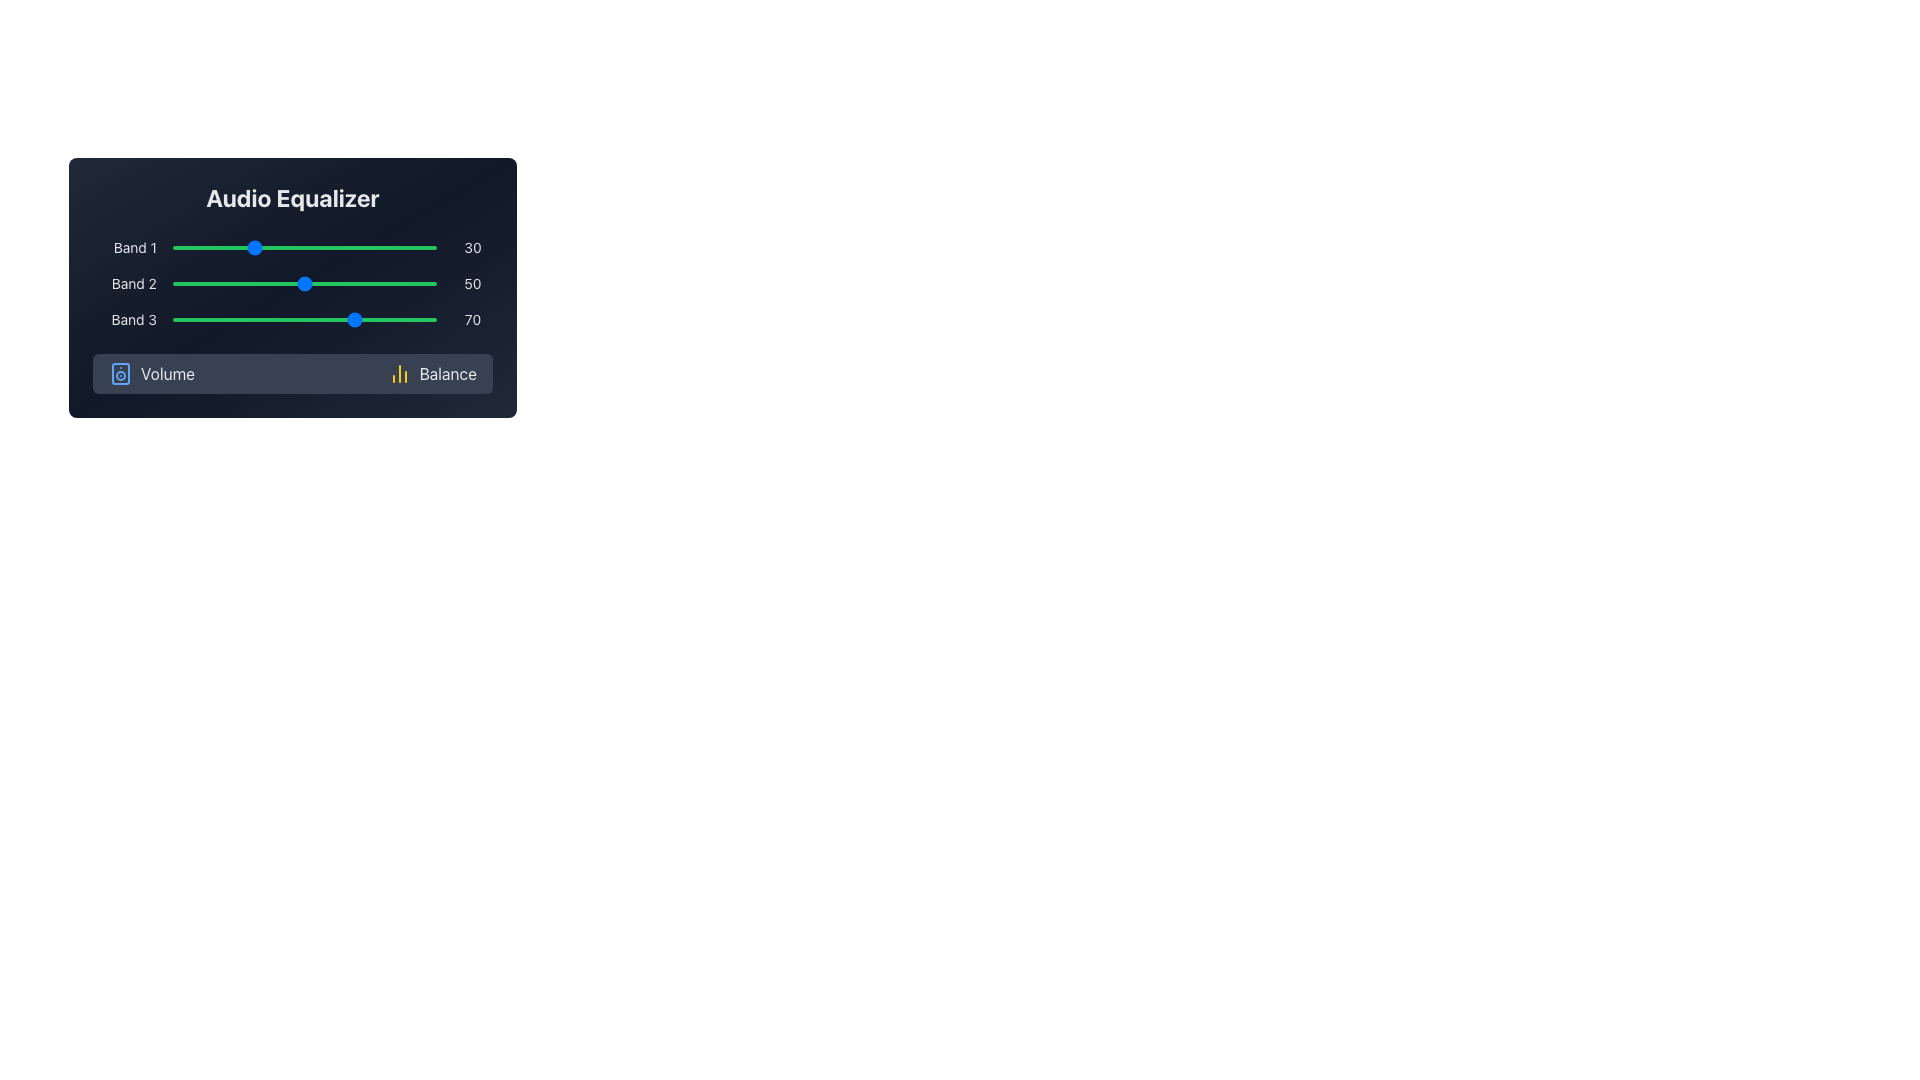  What do you see at coordinates (472, 319) in the screenshot?
I see `the Text Display showing the current value of '70' for the slider associated with 'Band 3', which is positioned to the right of the slider` at bounding box center [472, 319].